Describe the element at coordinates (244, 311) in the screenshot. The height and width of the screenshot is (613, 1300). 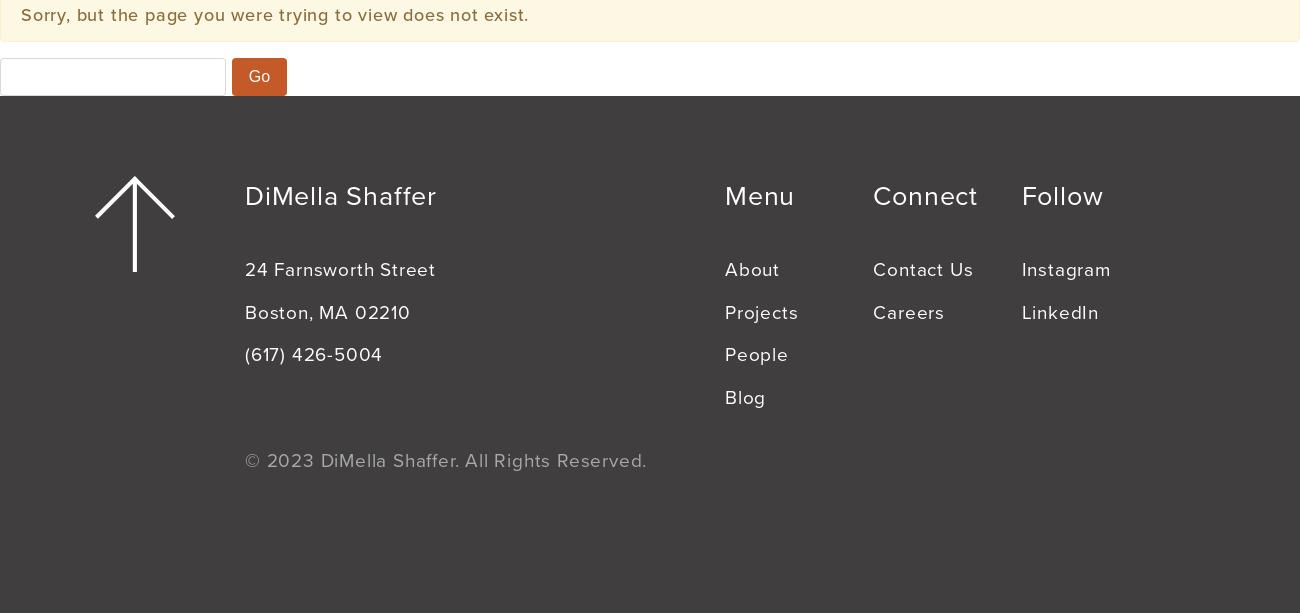
I see `'Boston, MA 02210'` at that location.